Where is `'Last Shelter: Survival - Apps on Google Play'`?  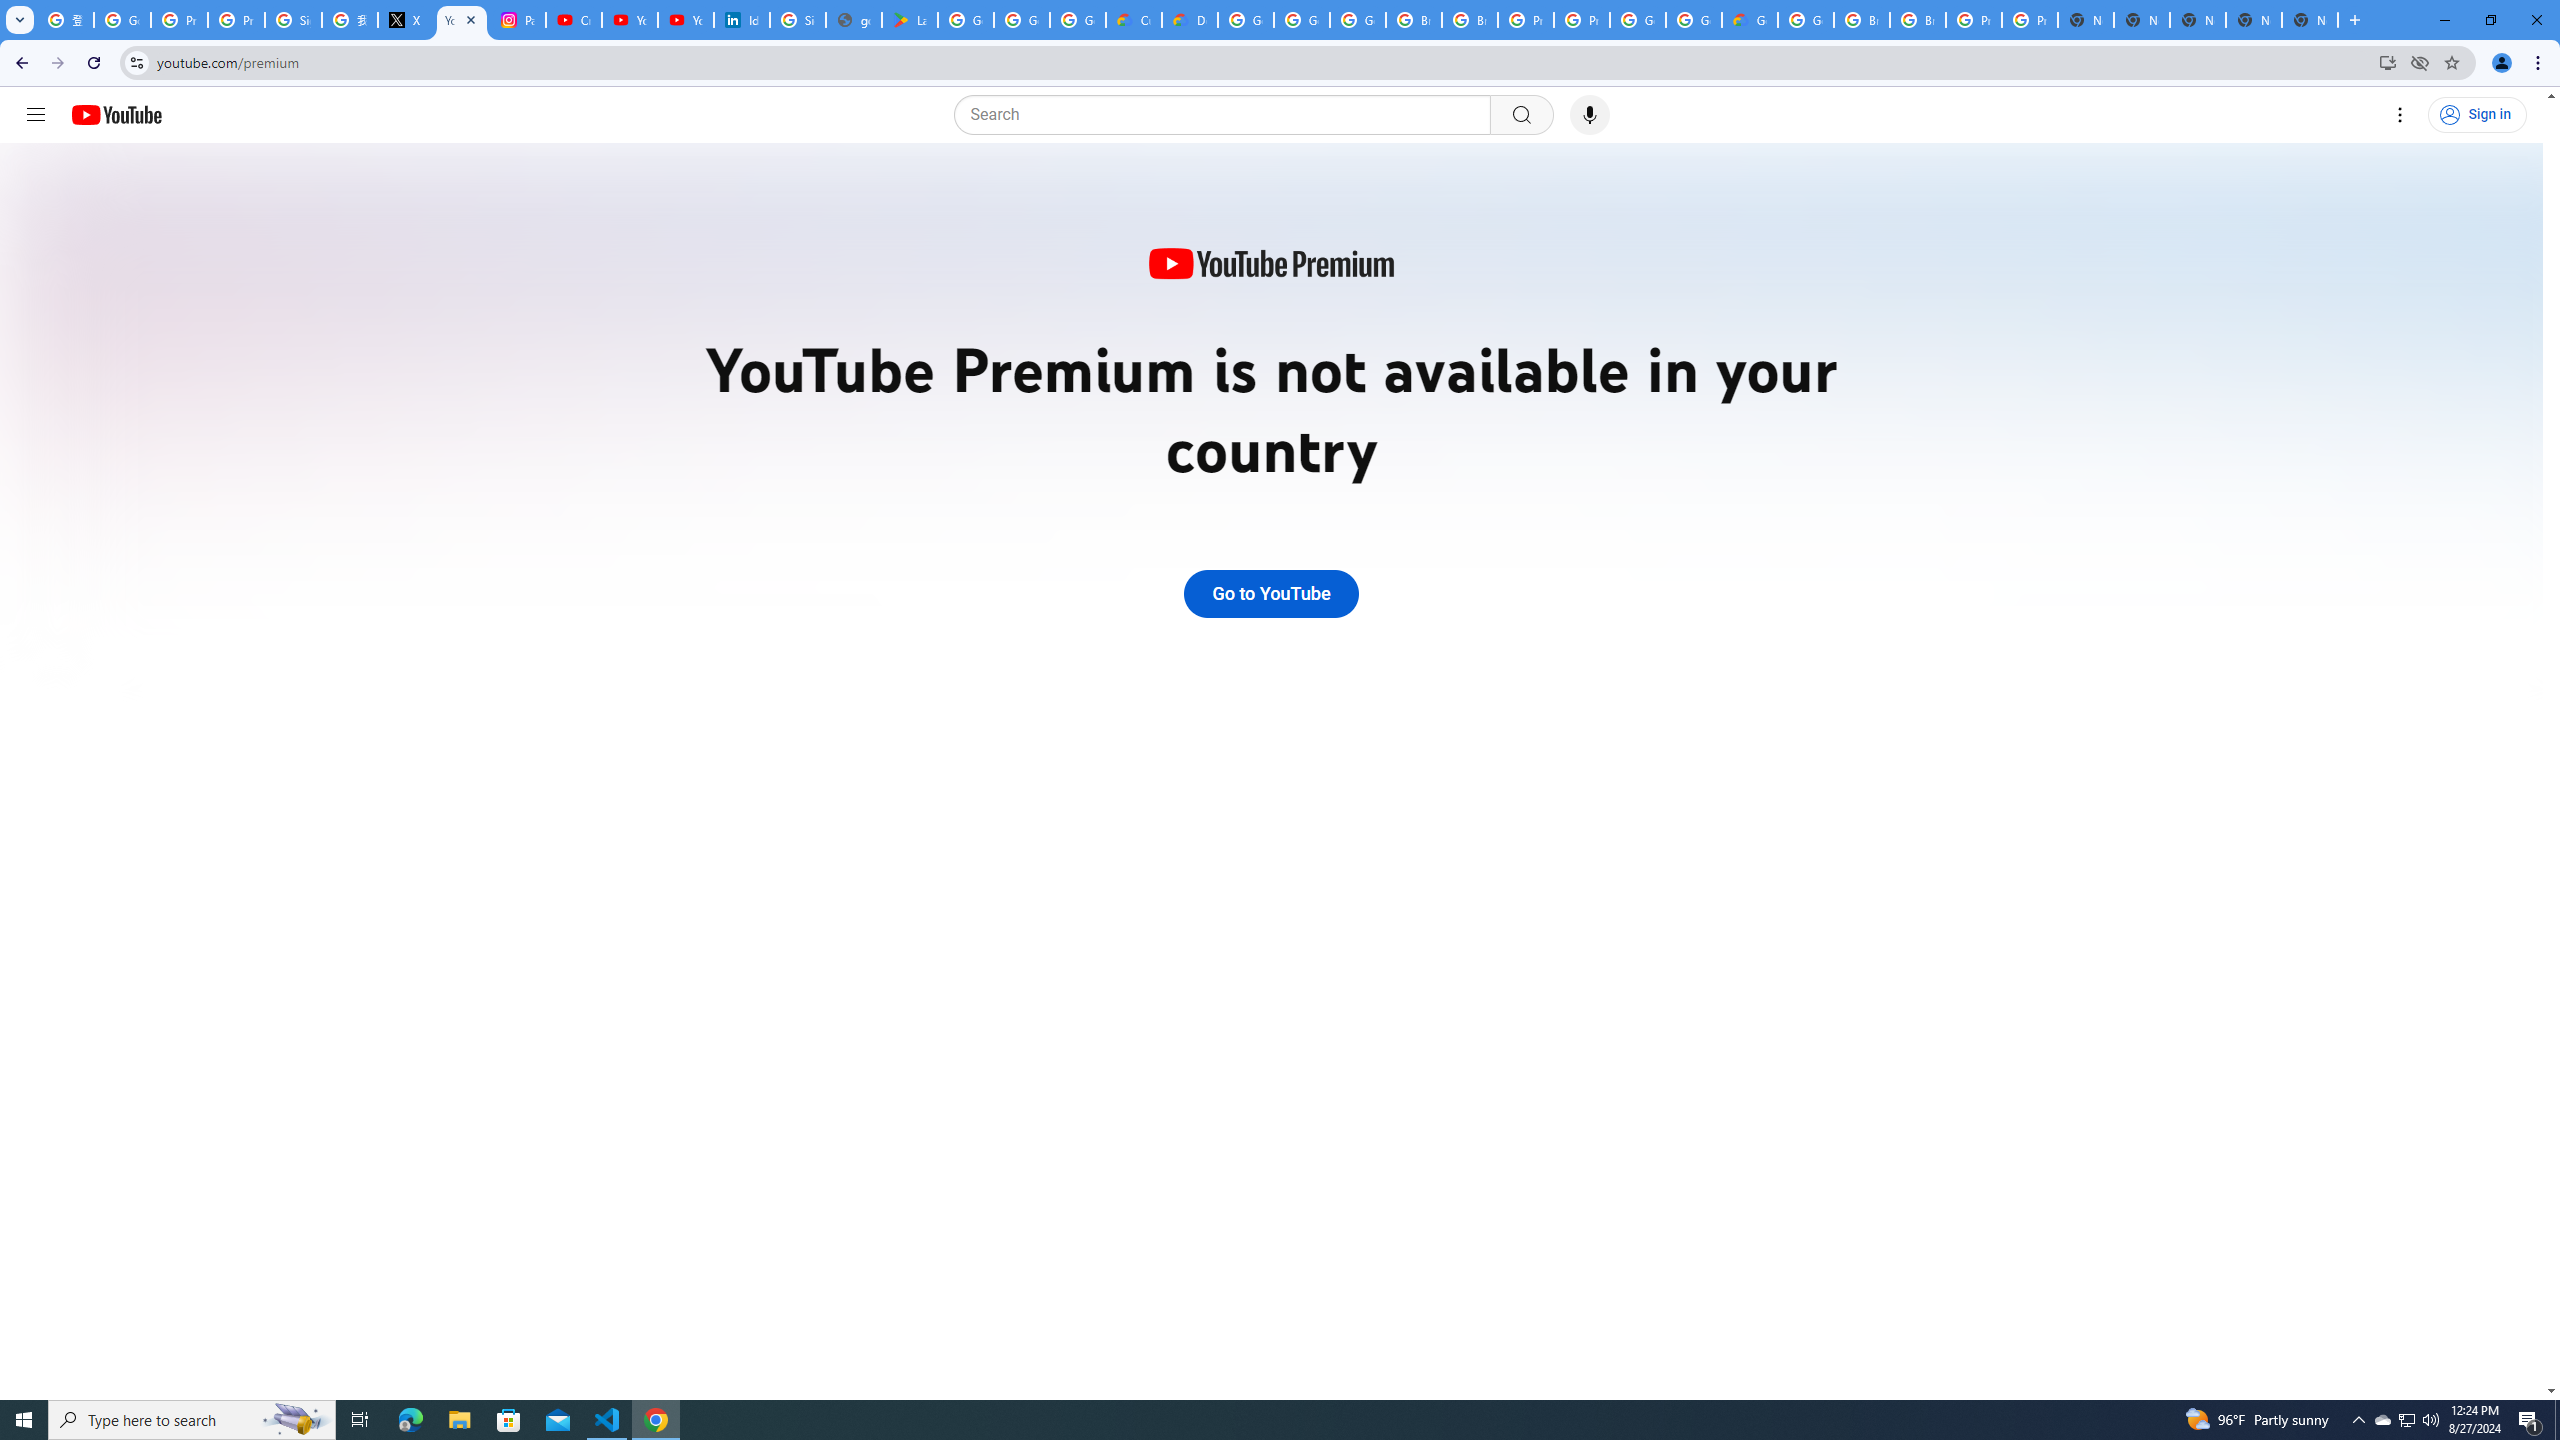
'Last Shelter: Survival - Apps on Google Play' is located at coordinates (909, 19).